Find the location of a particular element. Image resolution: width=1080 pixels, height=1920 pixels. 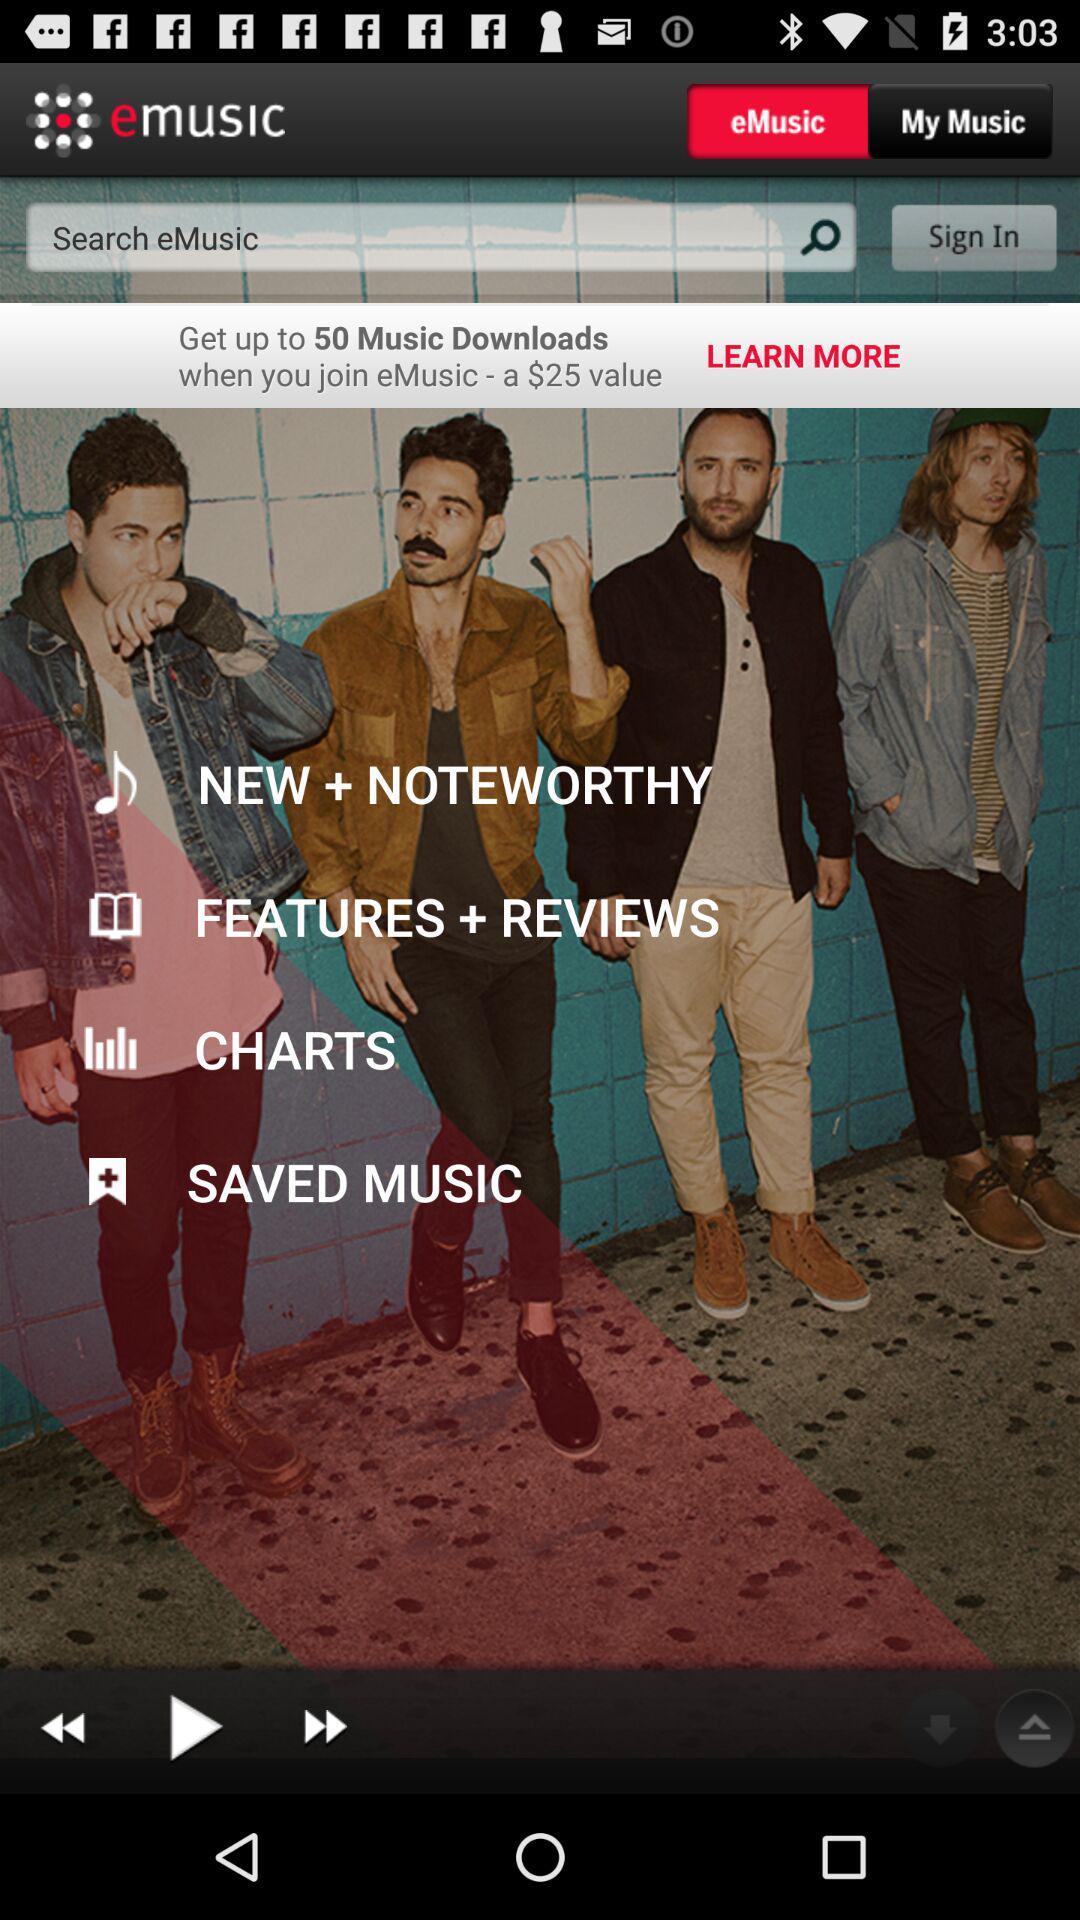

the av_rewind icon is located at coordinates (61, 1849).